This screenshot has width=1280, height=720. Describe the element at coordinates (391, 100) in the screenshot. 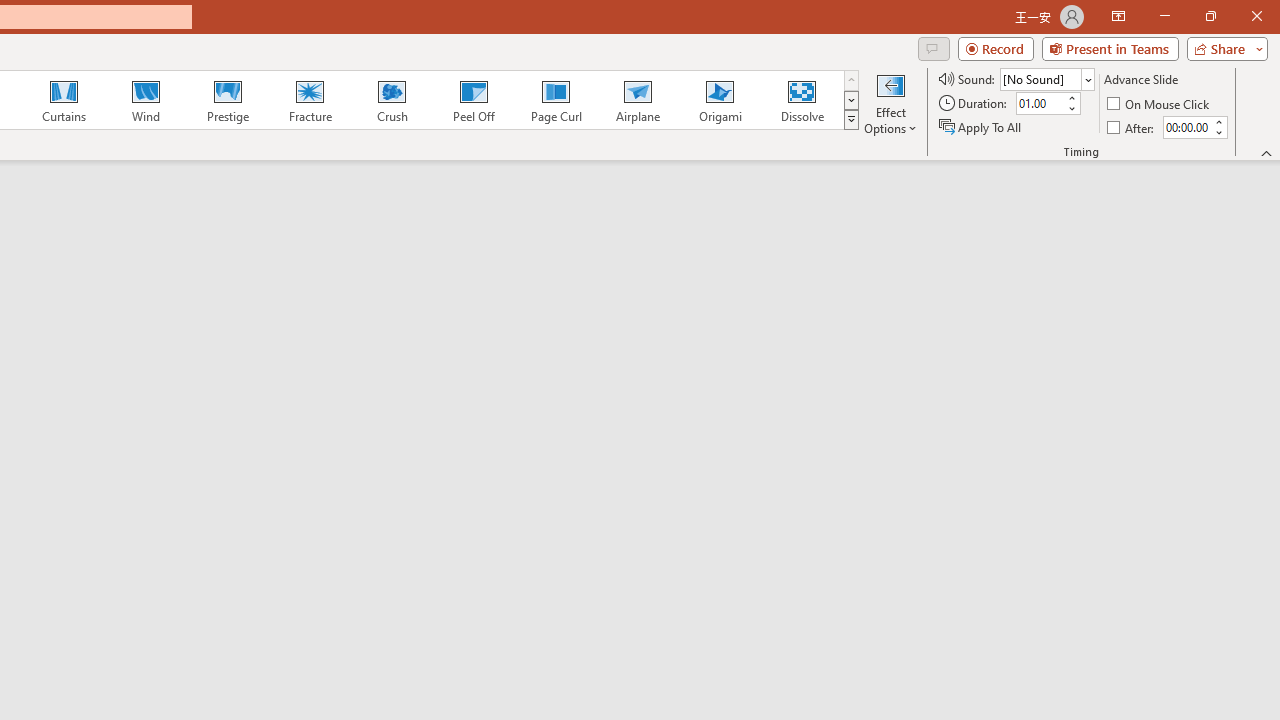

I see `'Crush'` at that location.